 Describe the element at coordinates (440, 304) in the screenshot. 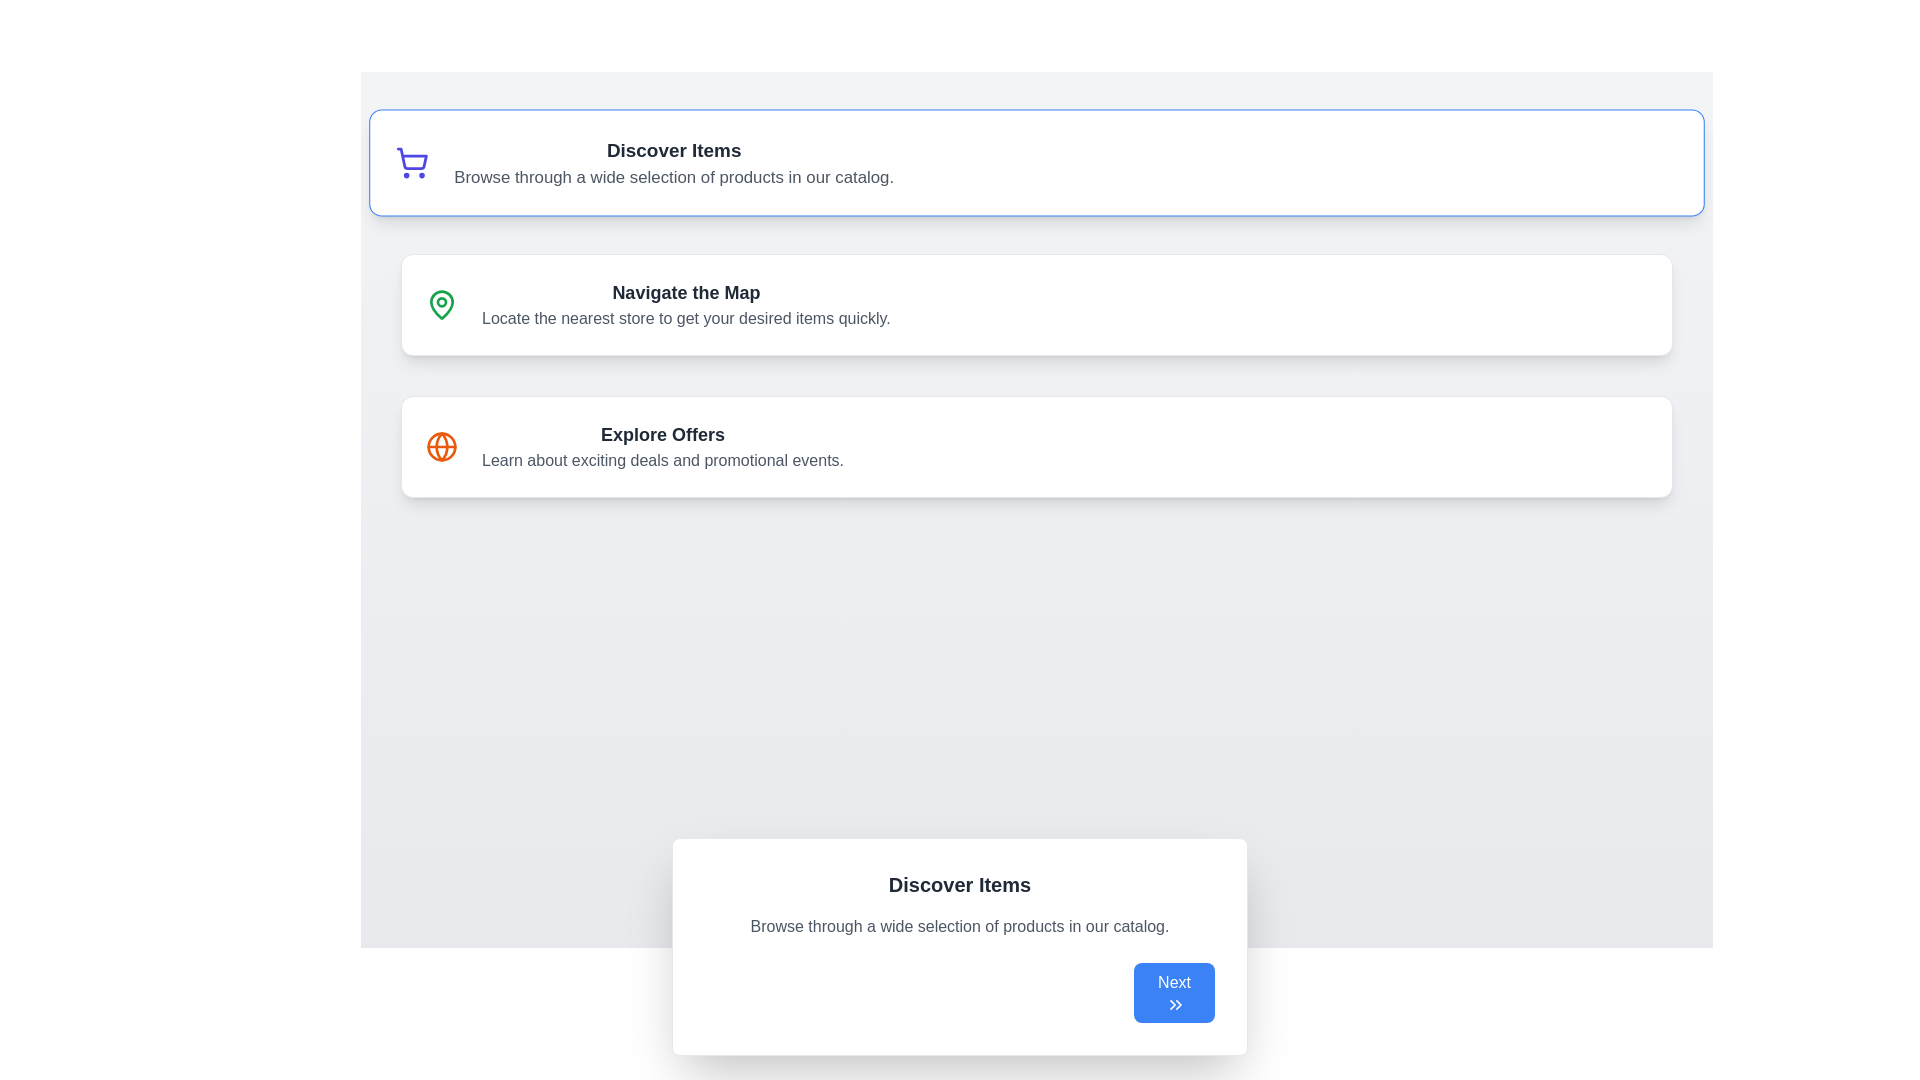

I see `the icon representing 'Navigate the Map', which is the second menu option in a horizontally aligned menu` at that location.